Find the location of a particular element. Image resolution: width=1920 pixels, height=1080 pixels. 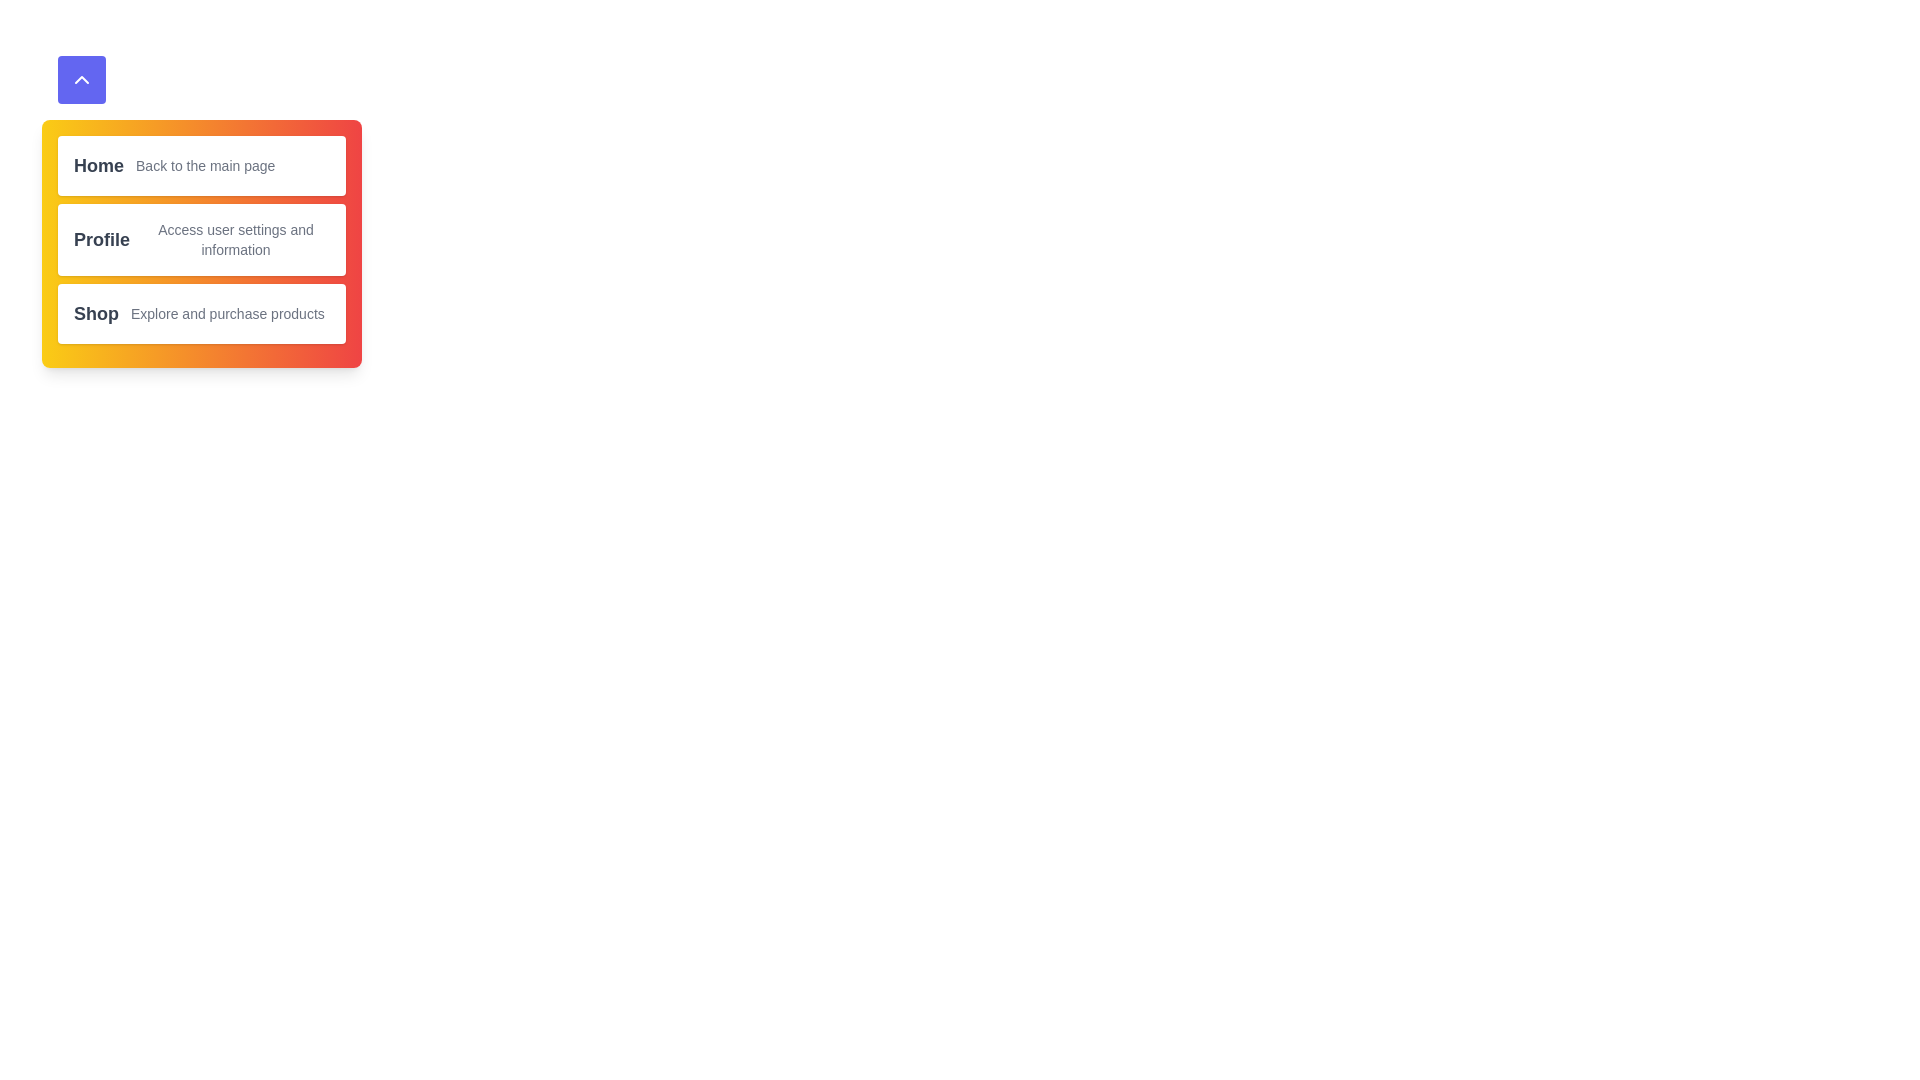

the menu item labeled Profile is located at coordinates (201, 238).